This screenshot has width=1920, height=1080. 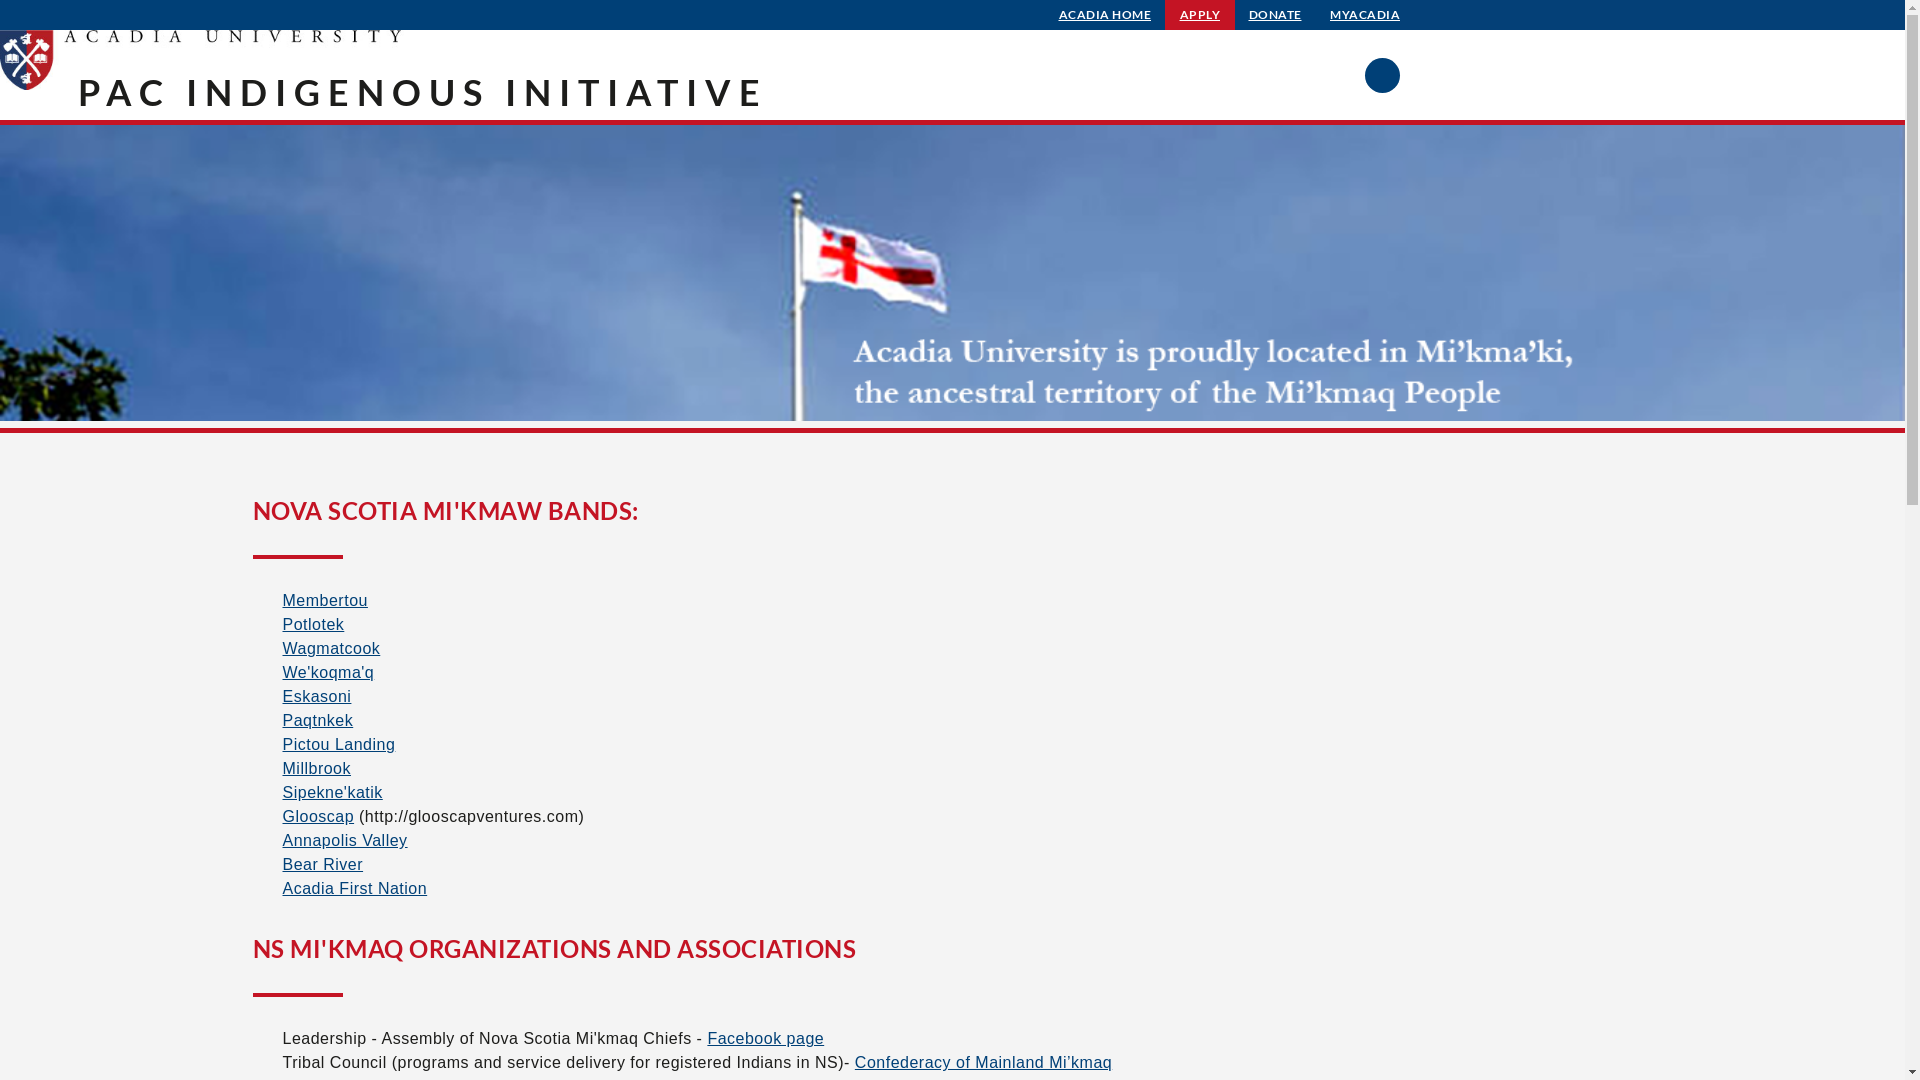 I want to click on 'Millbrook', so click(x=281, y=767).